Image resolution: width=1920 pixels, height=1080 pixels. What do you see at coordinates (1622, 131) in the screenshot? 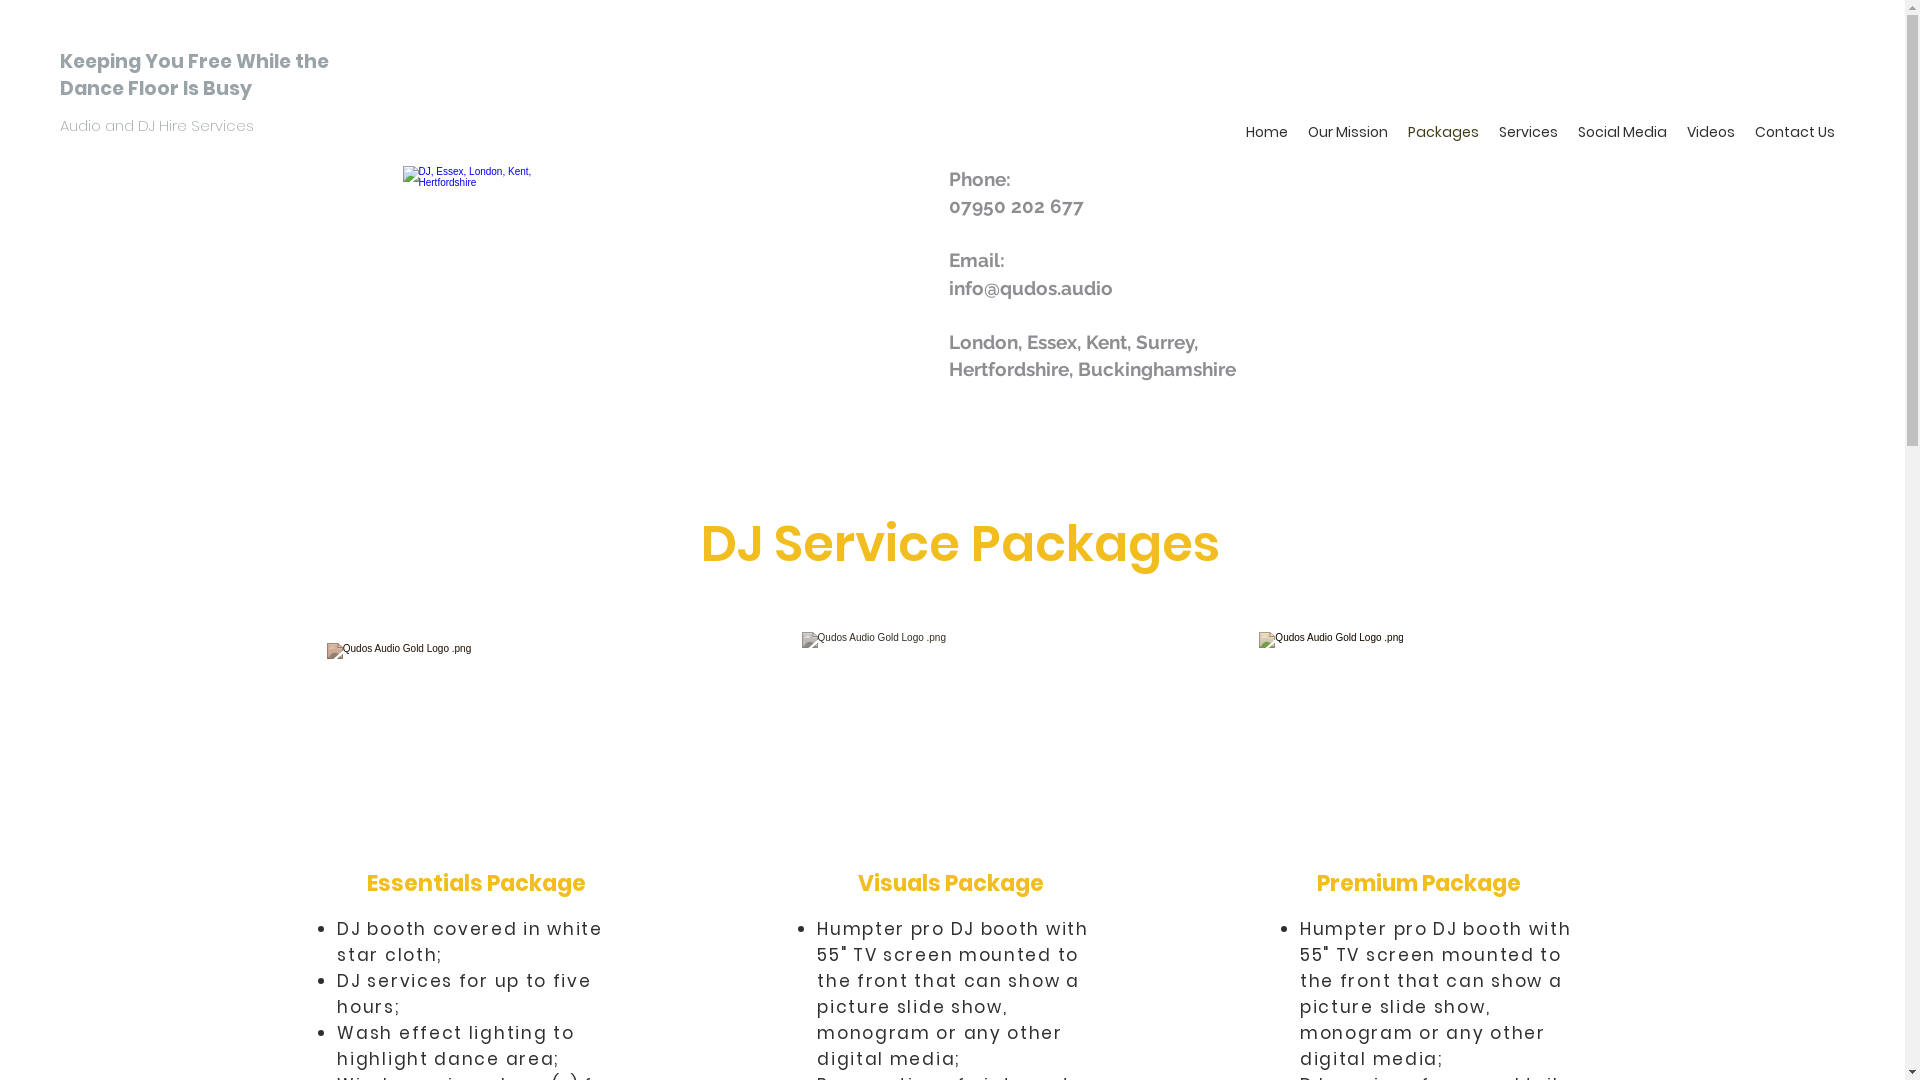
I see `'Social Media'` at bounding box center [1622, 131].